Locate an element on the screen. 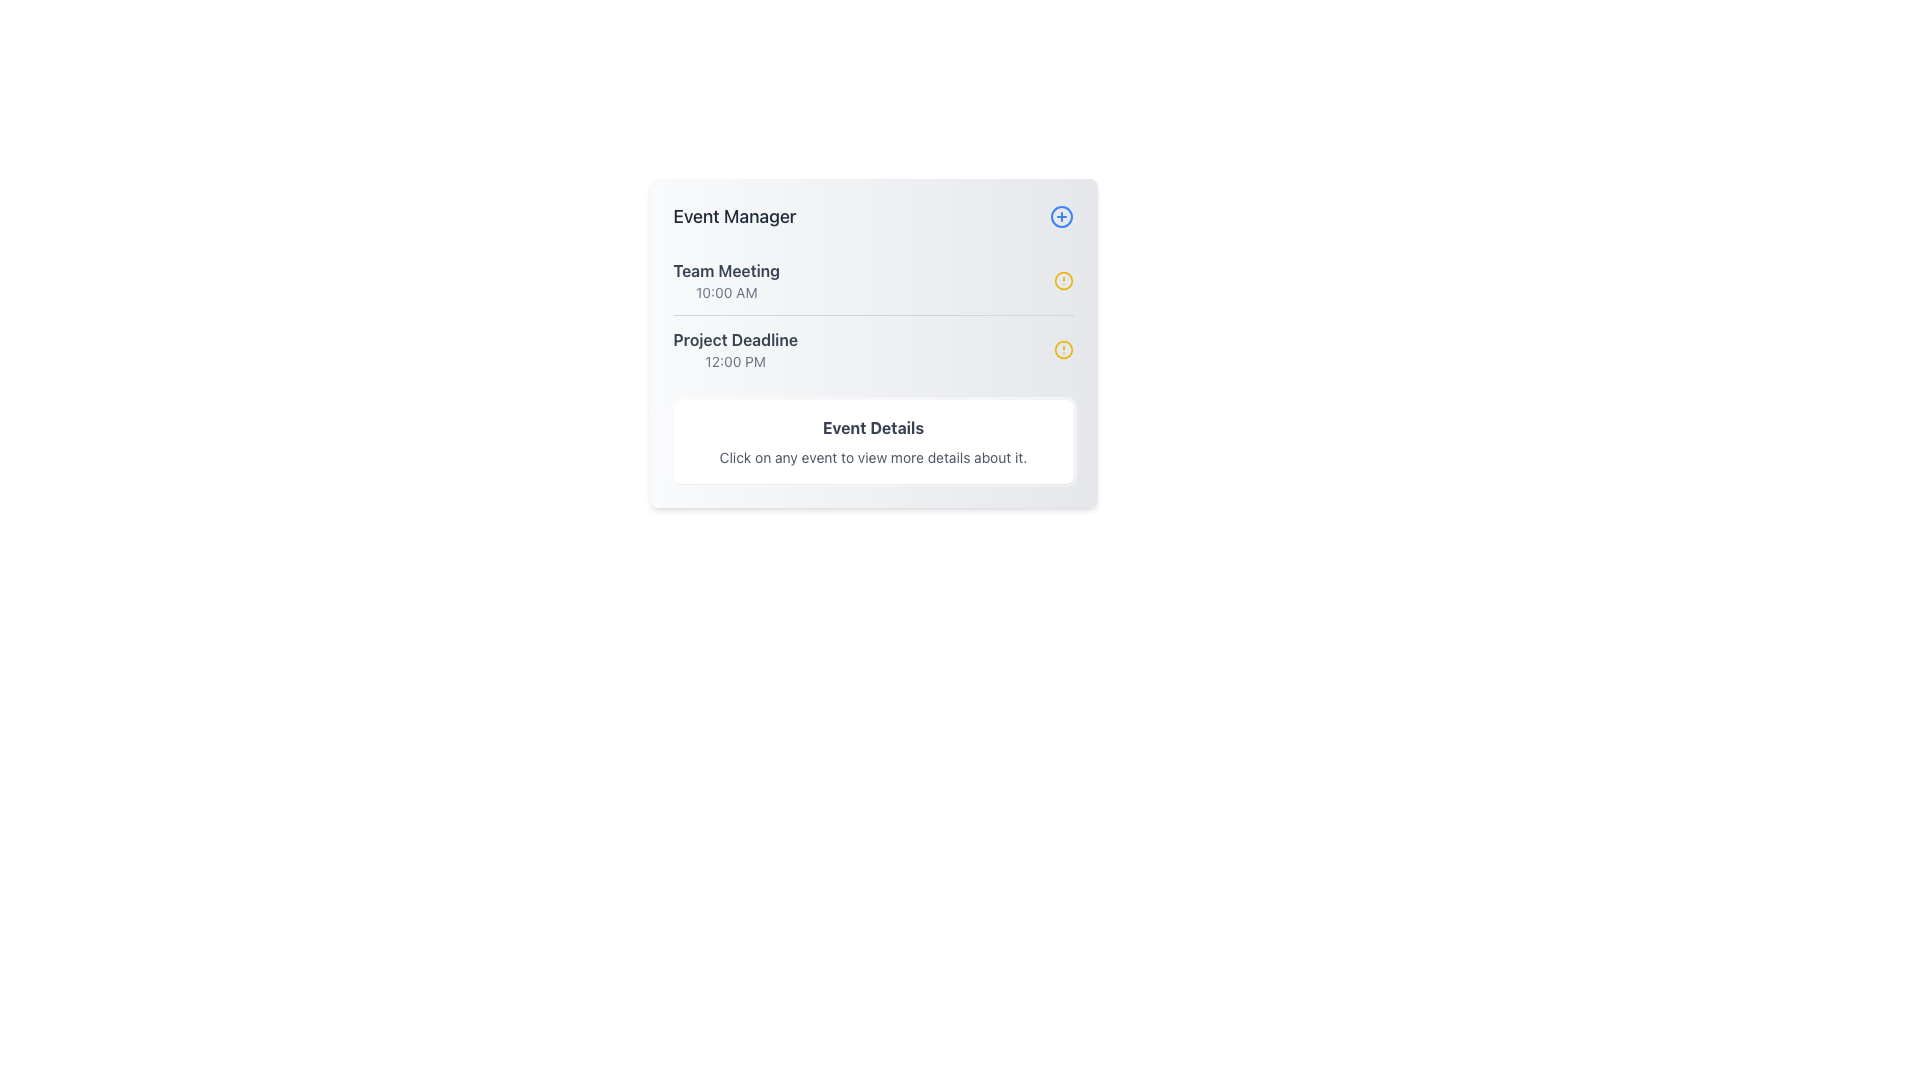 The height and width of the screenshot is (1080, 1920). the circular graphical element within the SVG icon located at the top-right corner of the 'Event Manager' card, which serves as a button for adding or expanding features related to events is located at coordinates (1060, 216).